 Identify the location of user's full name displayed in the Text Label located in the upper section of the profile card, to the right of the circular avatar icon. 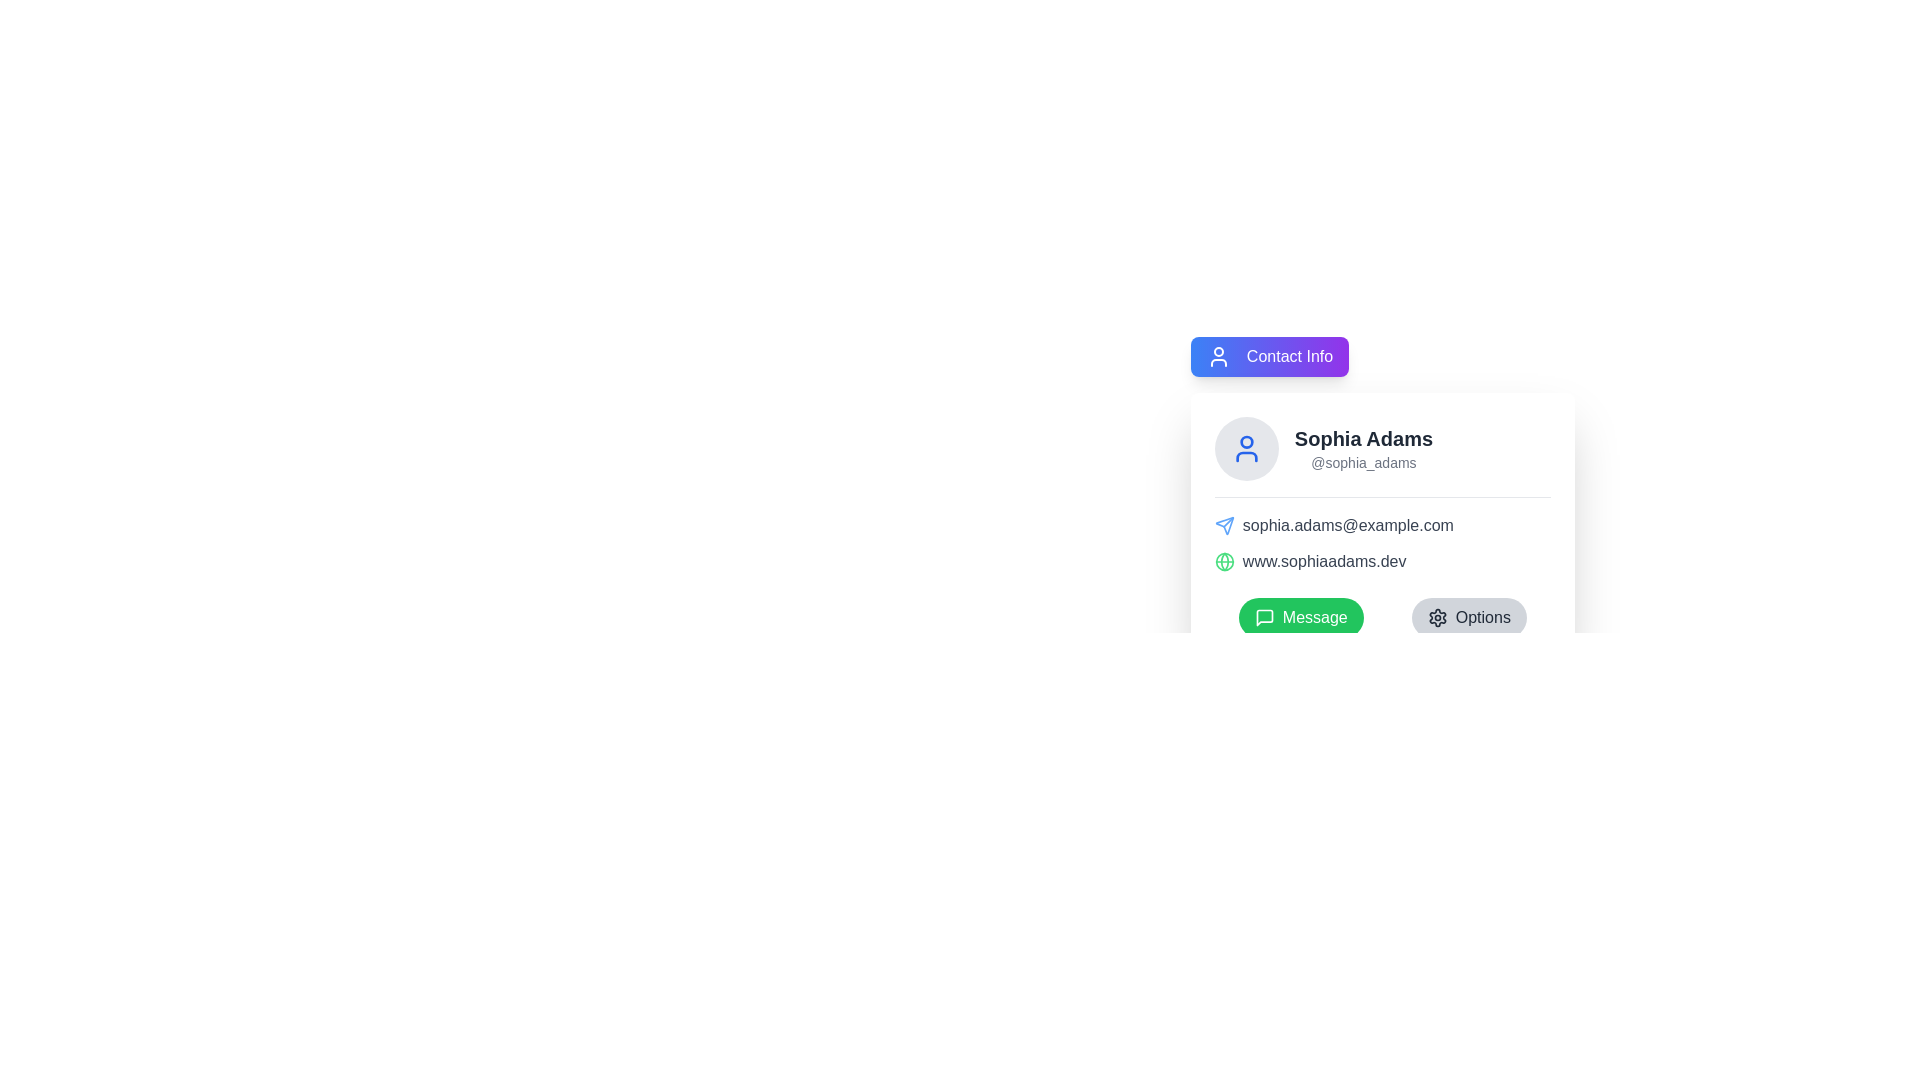
(1362, 438).